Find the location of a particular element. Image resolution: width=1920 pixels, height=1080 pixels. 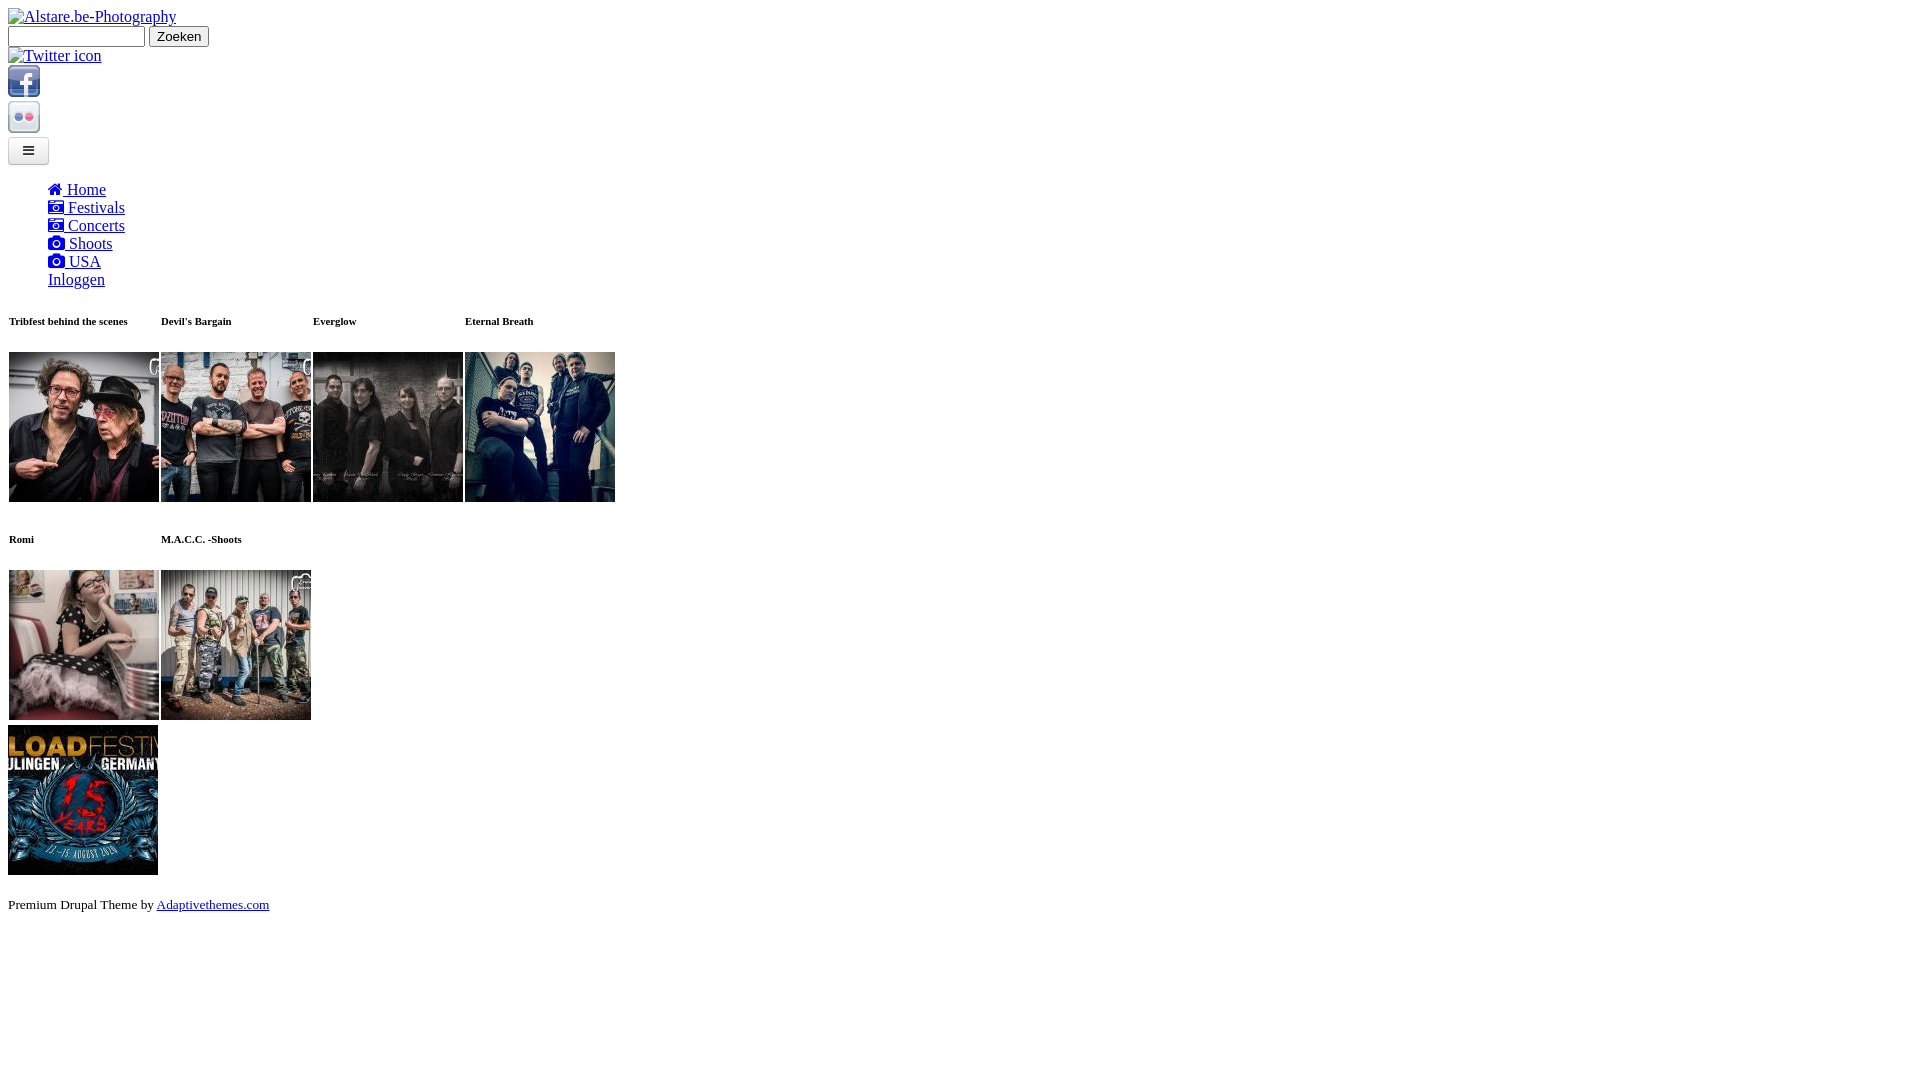

'Visit Altare.be-Photography on Flickr' is located at coordinates (24, 127).